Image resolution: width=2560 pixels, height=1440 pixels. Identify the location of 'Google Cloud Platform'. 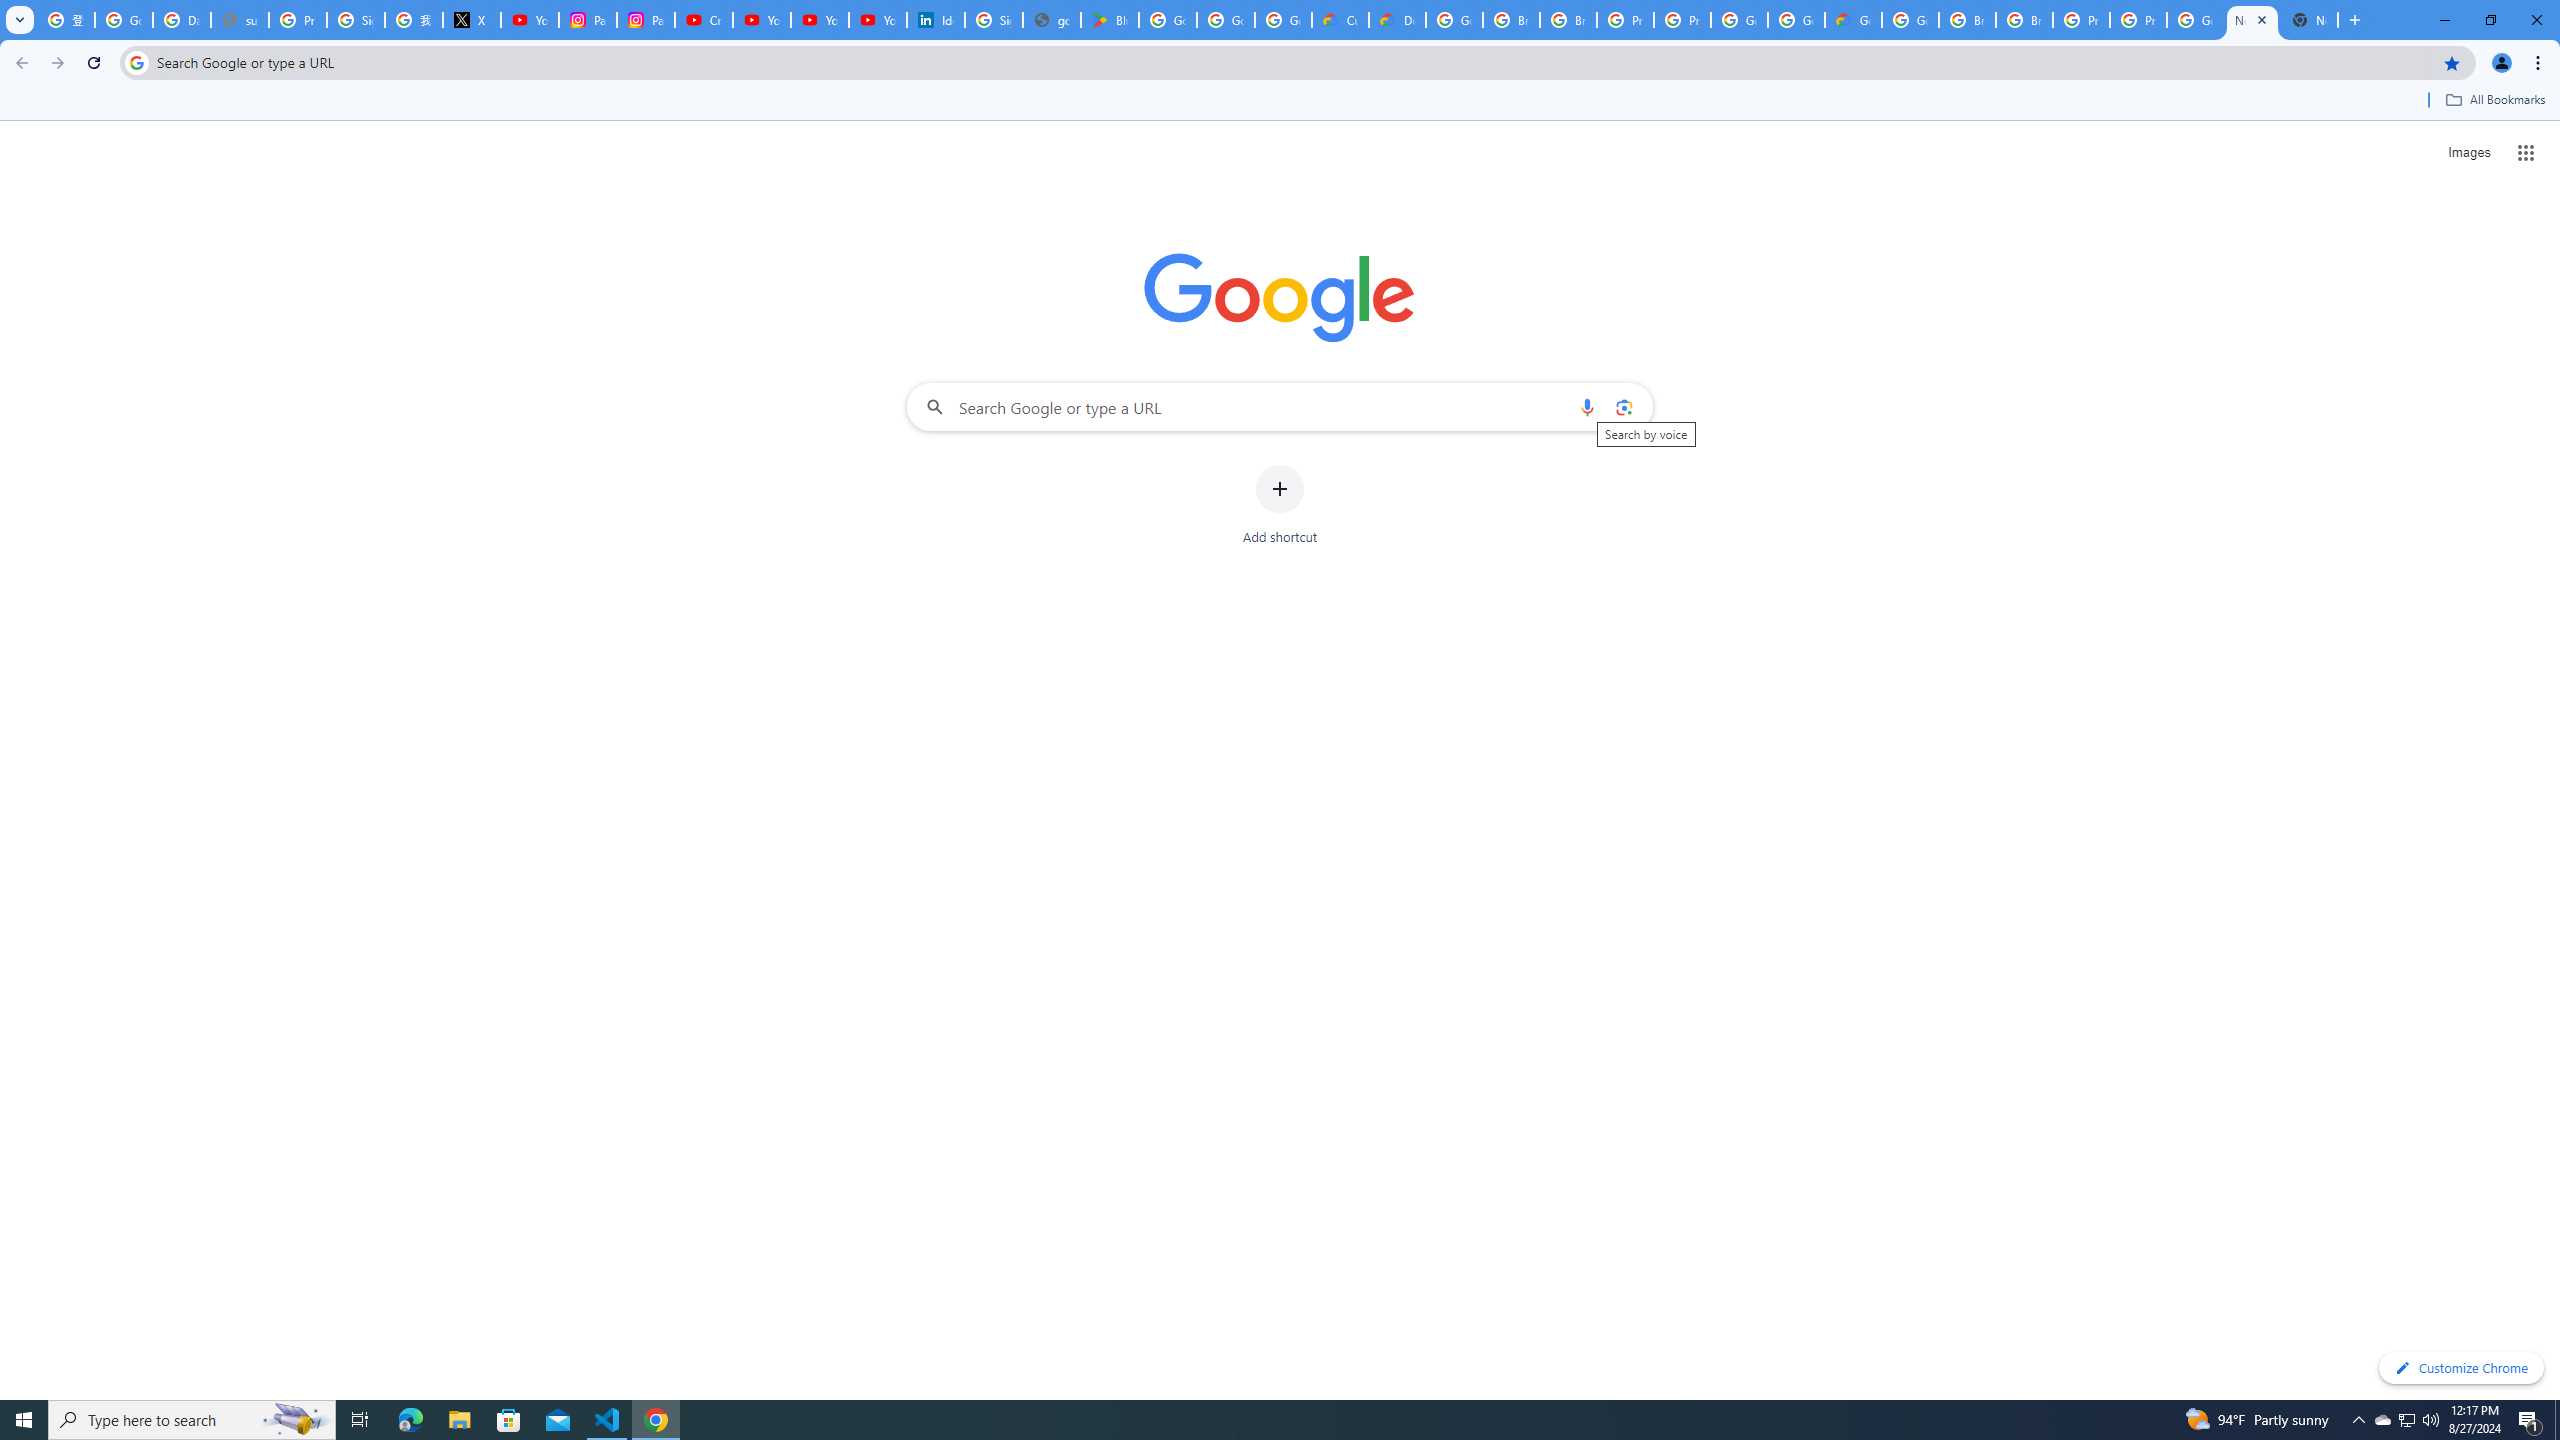
(1911, 19).